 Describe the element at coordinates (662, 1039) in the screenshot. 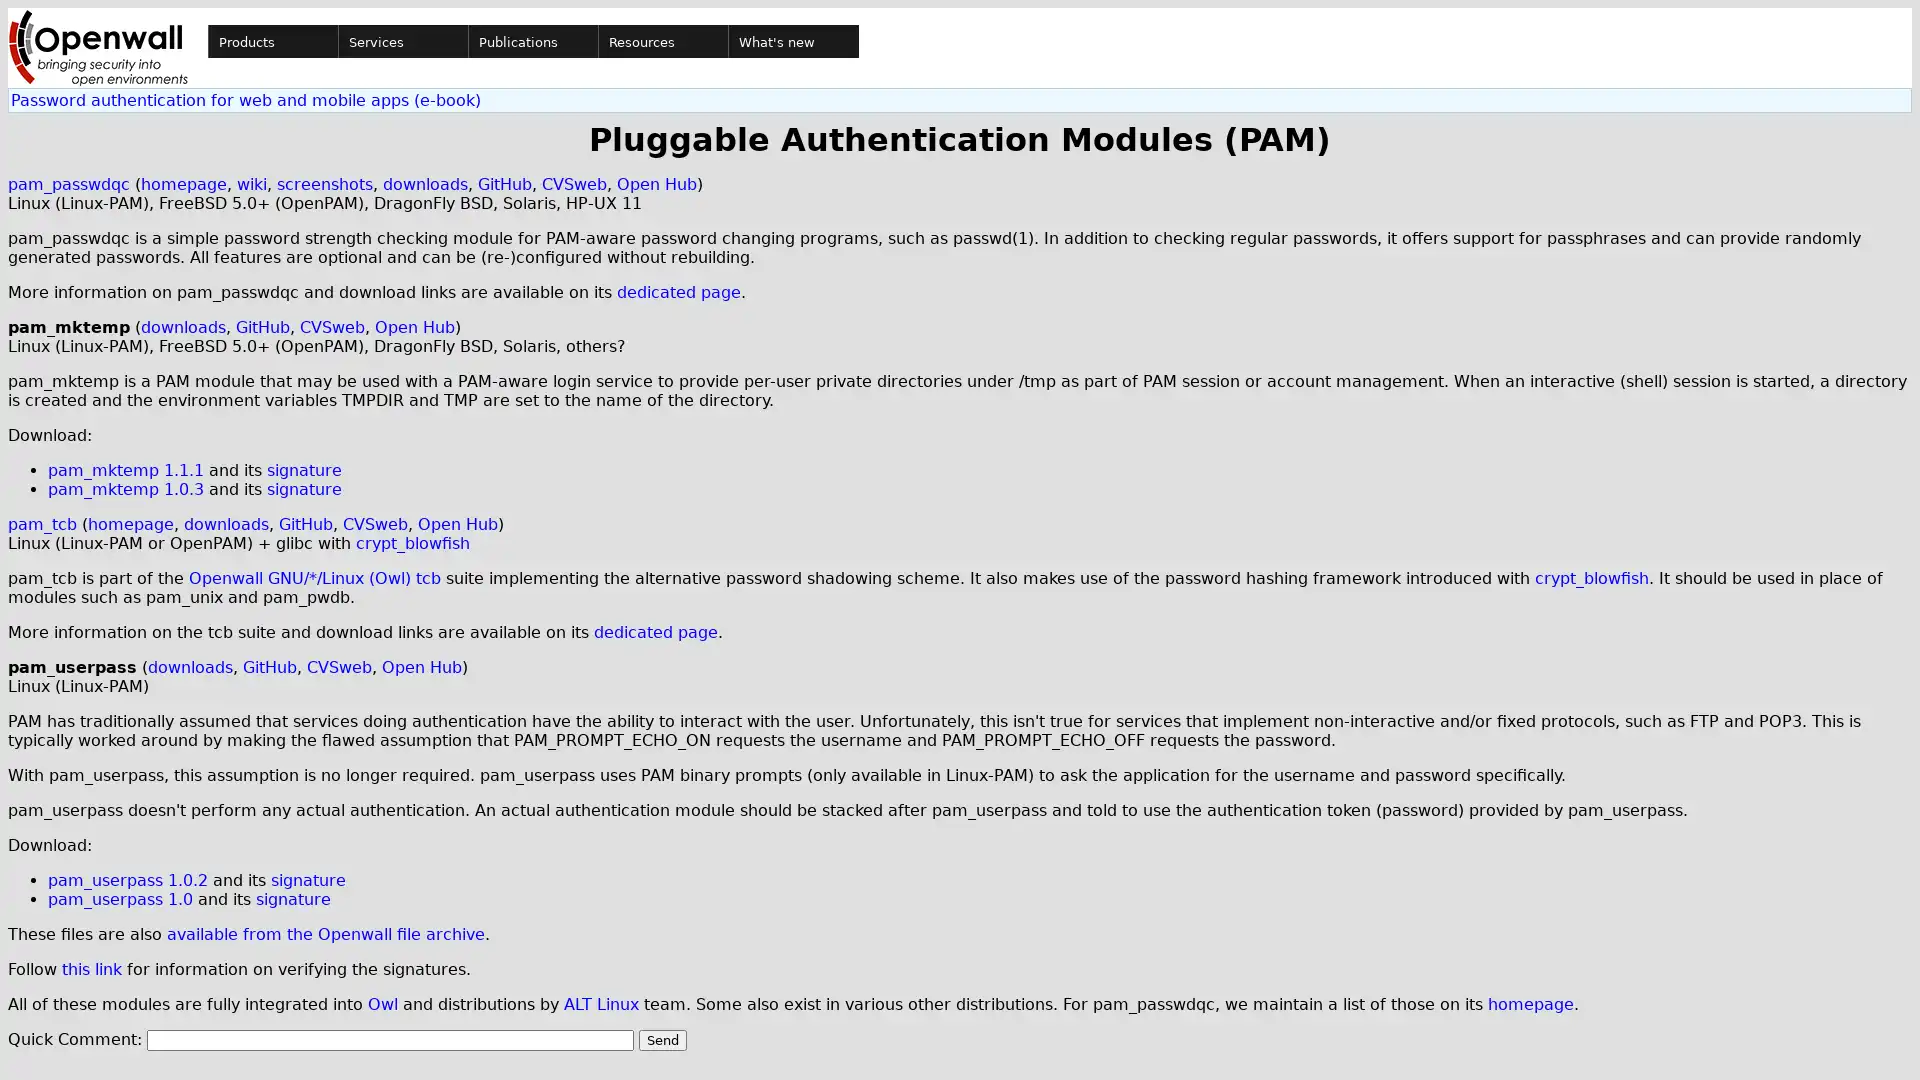

I see `Send` at that location.